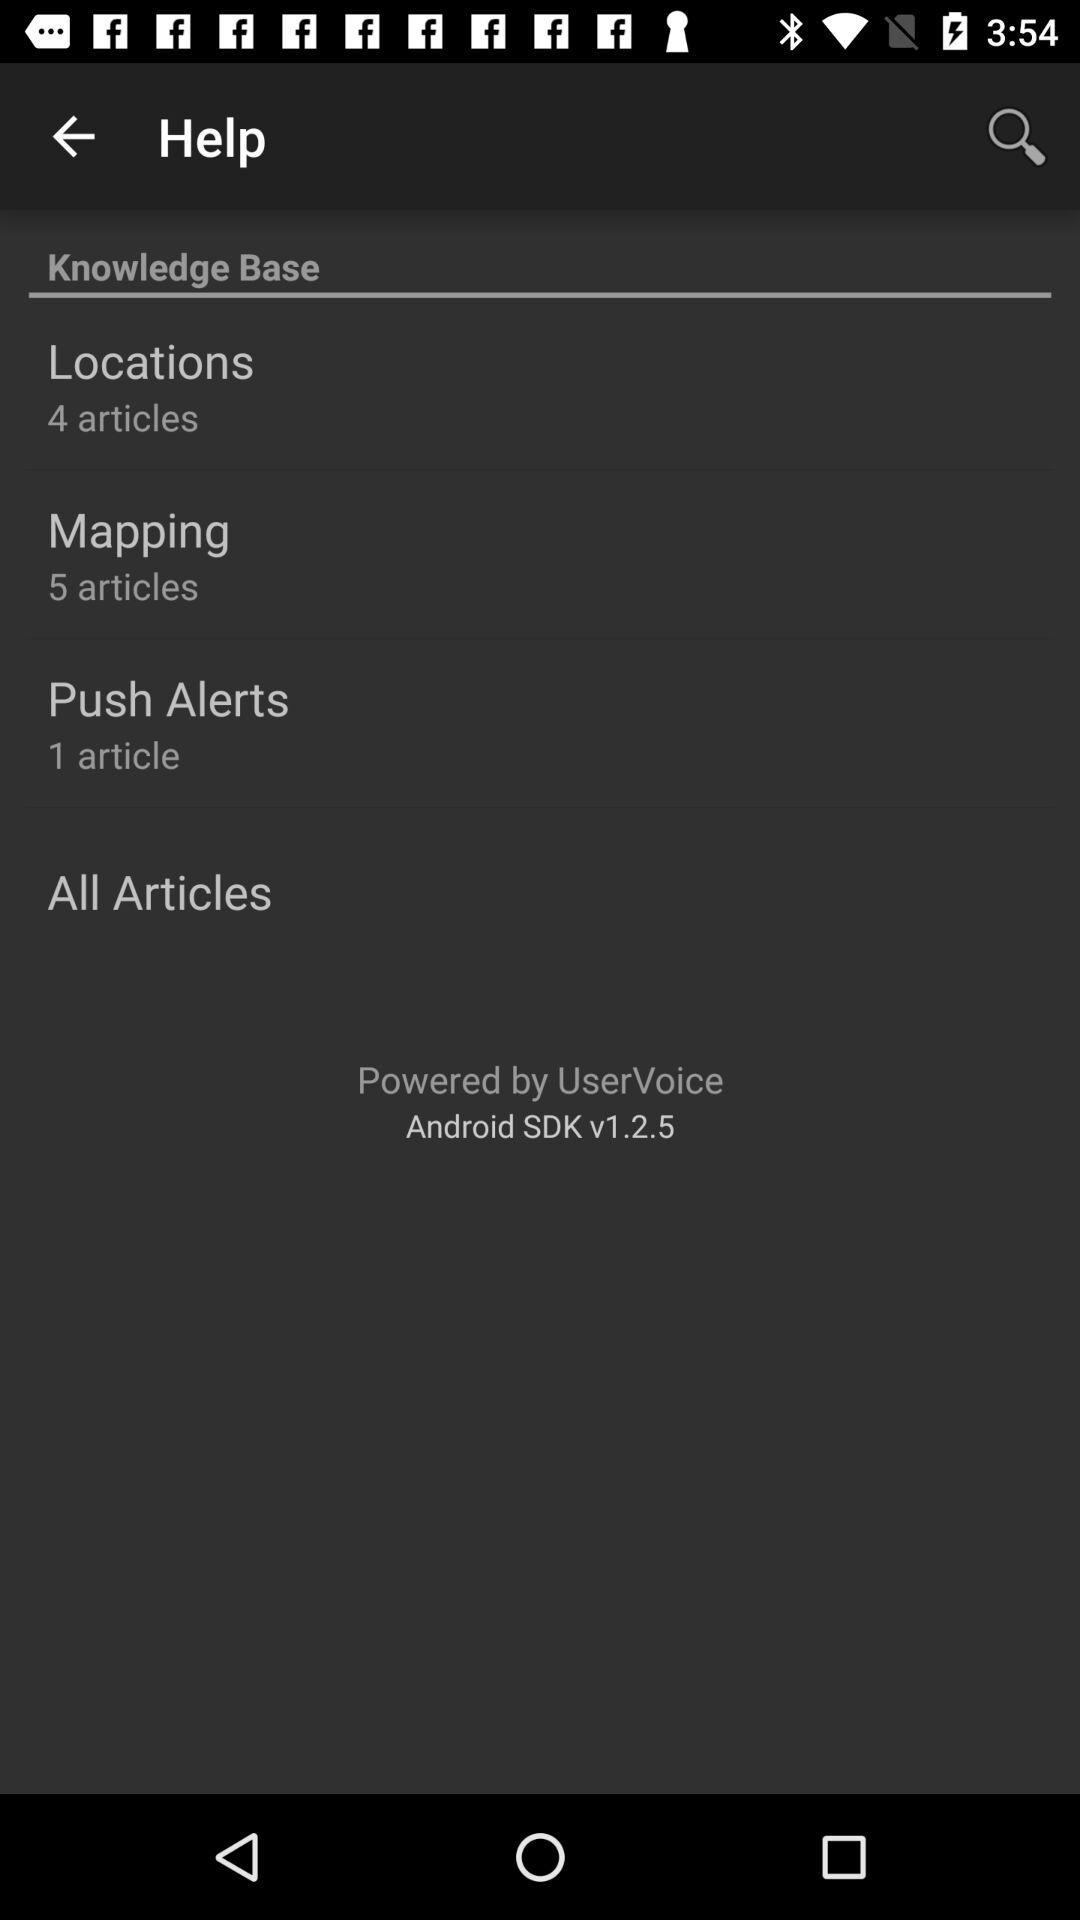  I want to click on the item to the left of the help, so click(72, 135).